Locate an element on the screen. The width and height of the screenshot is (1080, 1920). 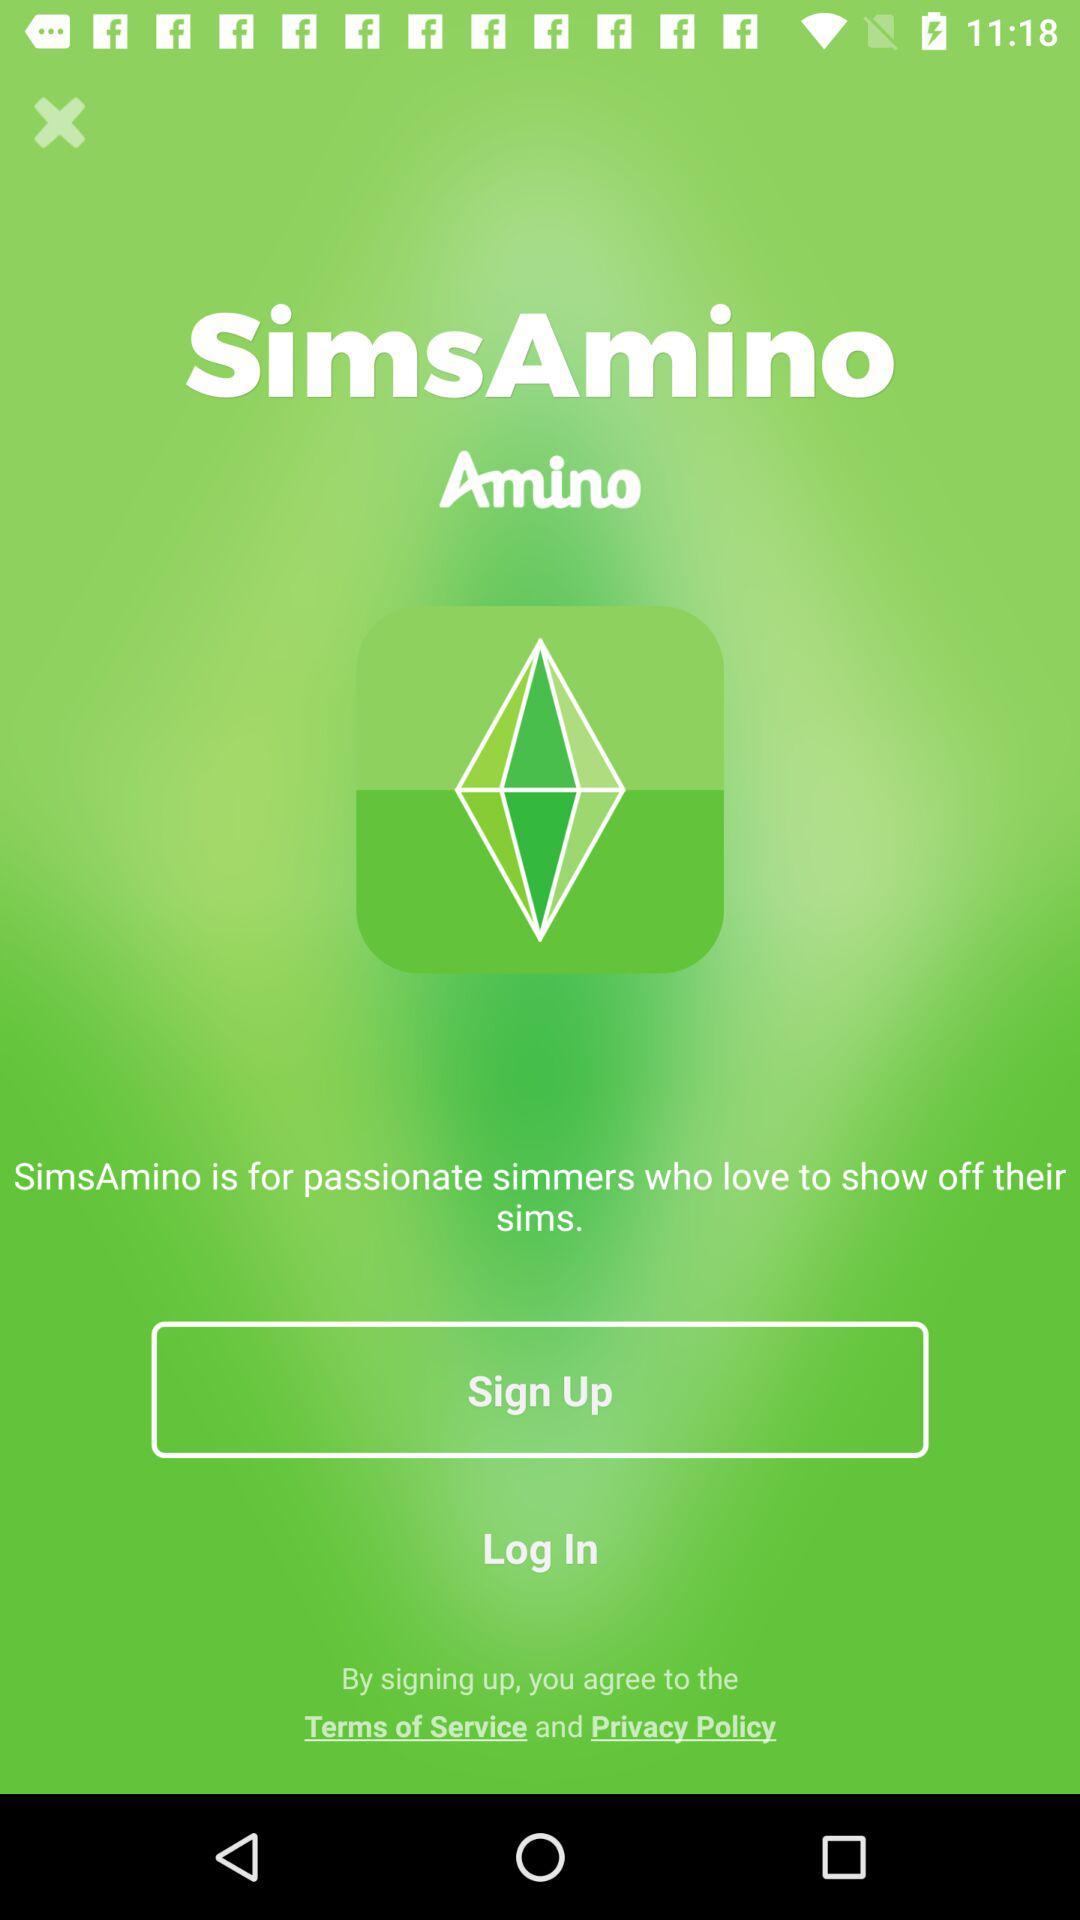
app is located at coordinates (59, 122).